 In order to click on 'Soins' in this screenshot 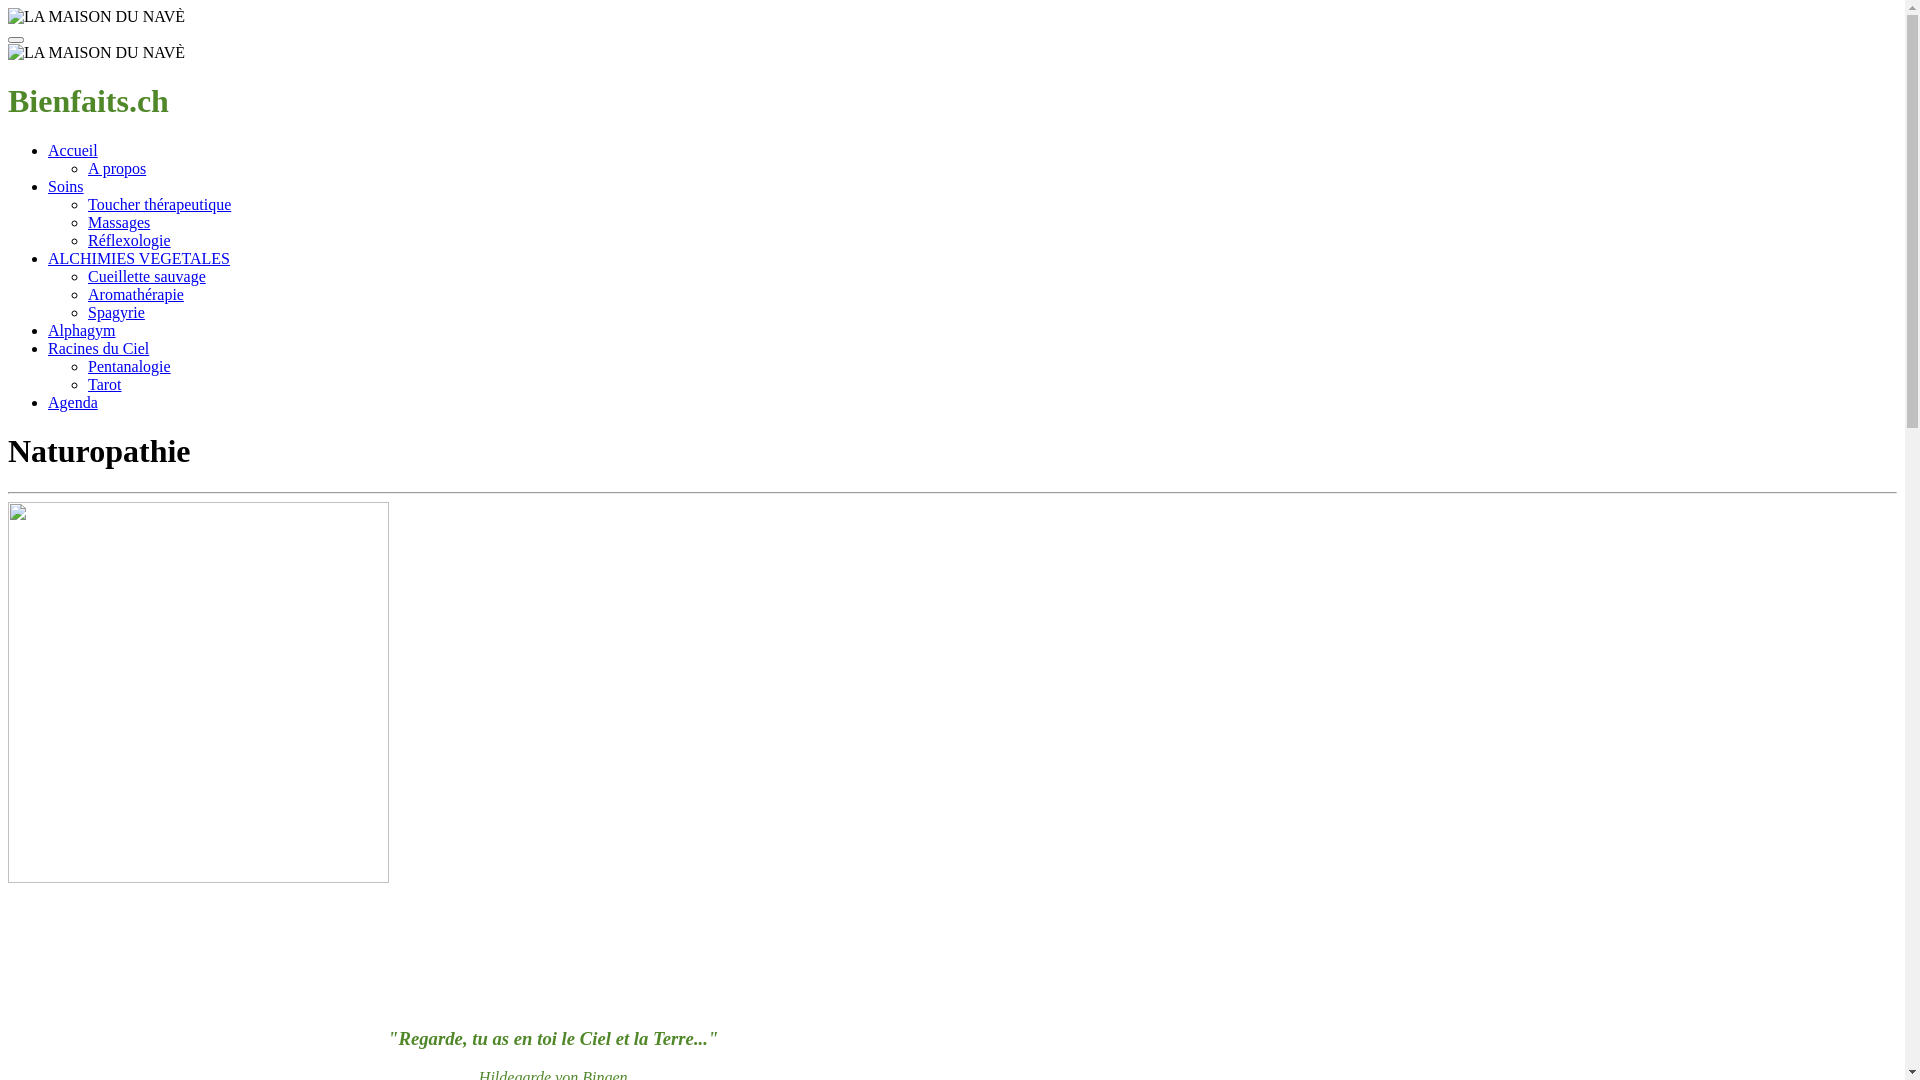, I will do `click(66, 186)`.